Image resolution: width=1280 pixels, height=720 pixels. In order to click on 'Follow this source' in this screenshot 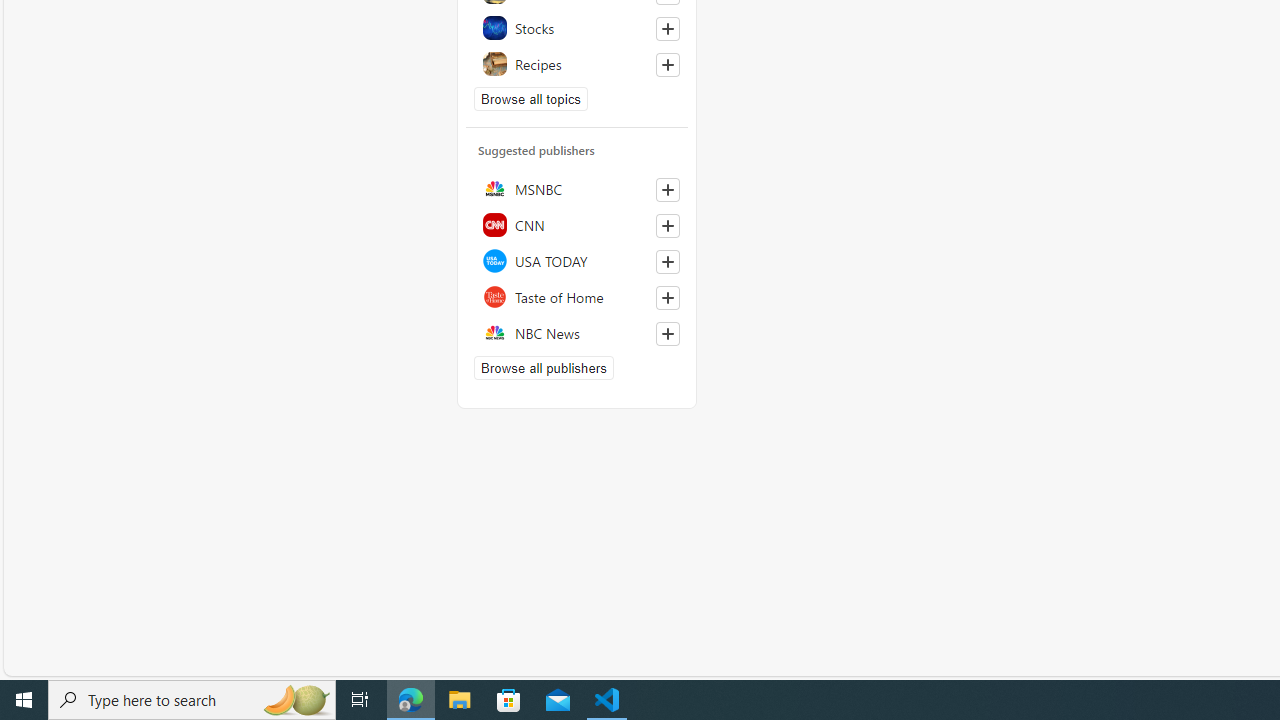, I will do `click(667, 333)`.